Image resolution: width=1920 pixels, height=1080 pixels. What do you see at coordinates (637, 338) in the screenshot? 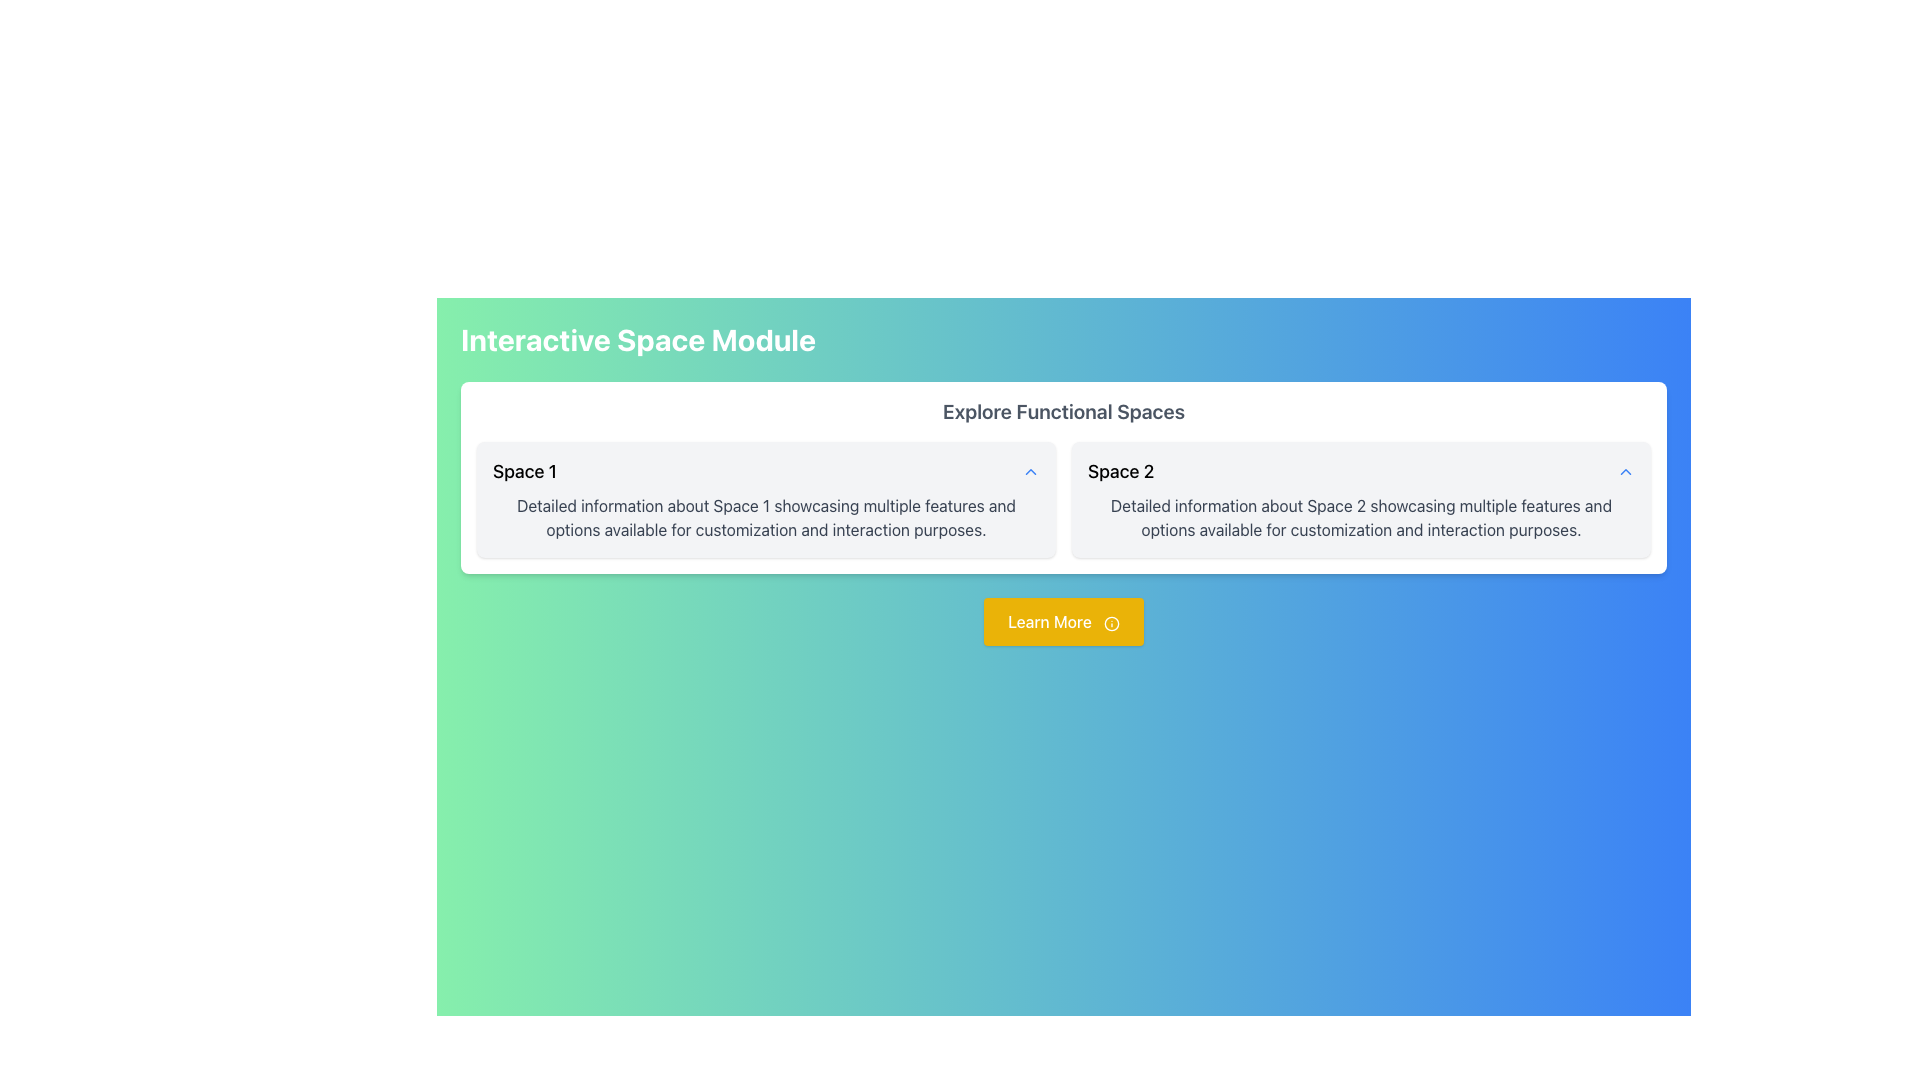
I see `the bold text label 'Interactive Space Module' located at the top-left corner of the interface, styled in large white font on a gradient background` at bounding box center [637, 338].